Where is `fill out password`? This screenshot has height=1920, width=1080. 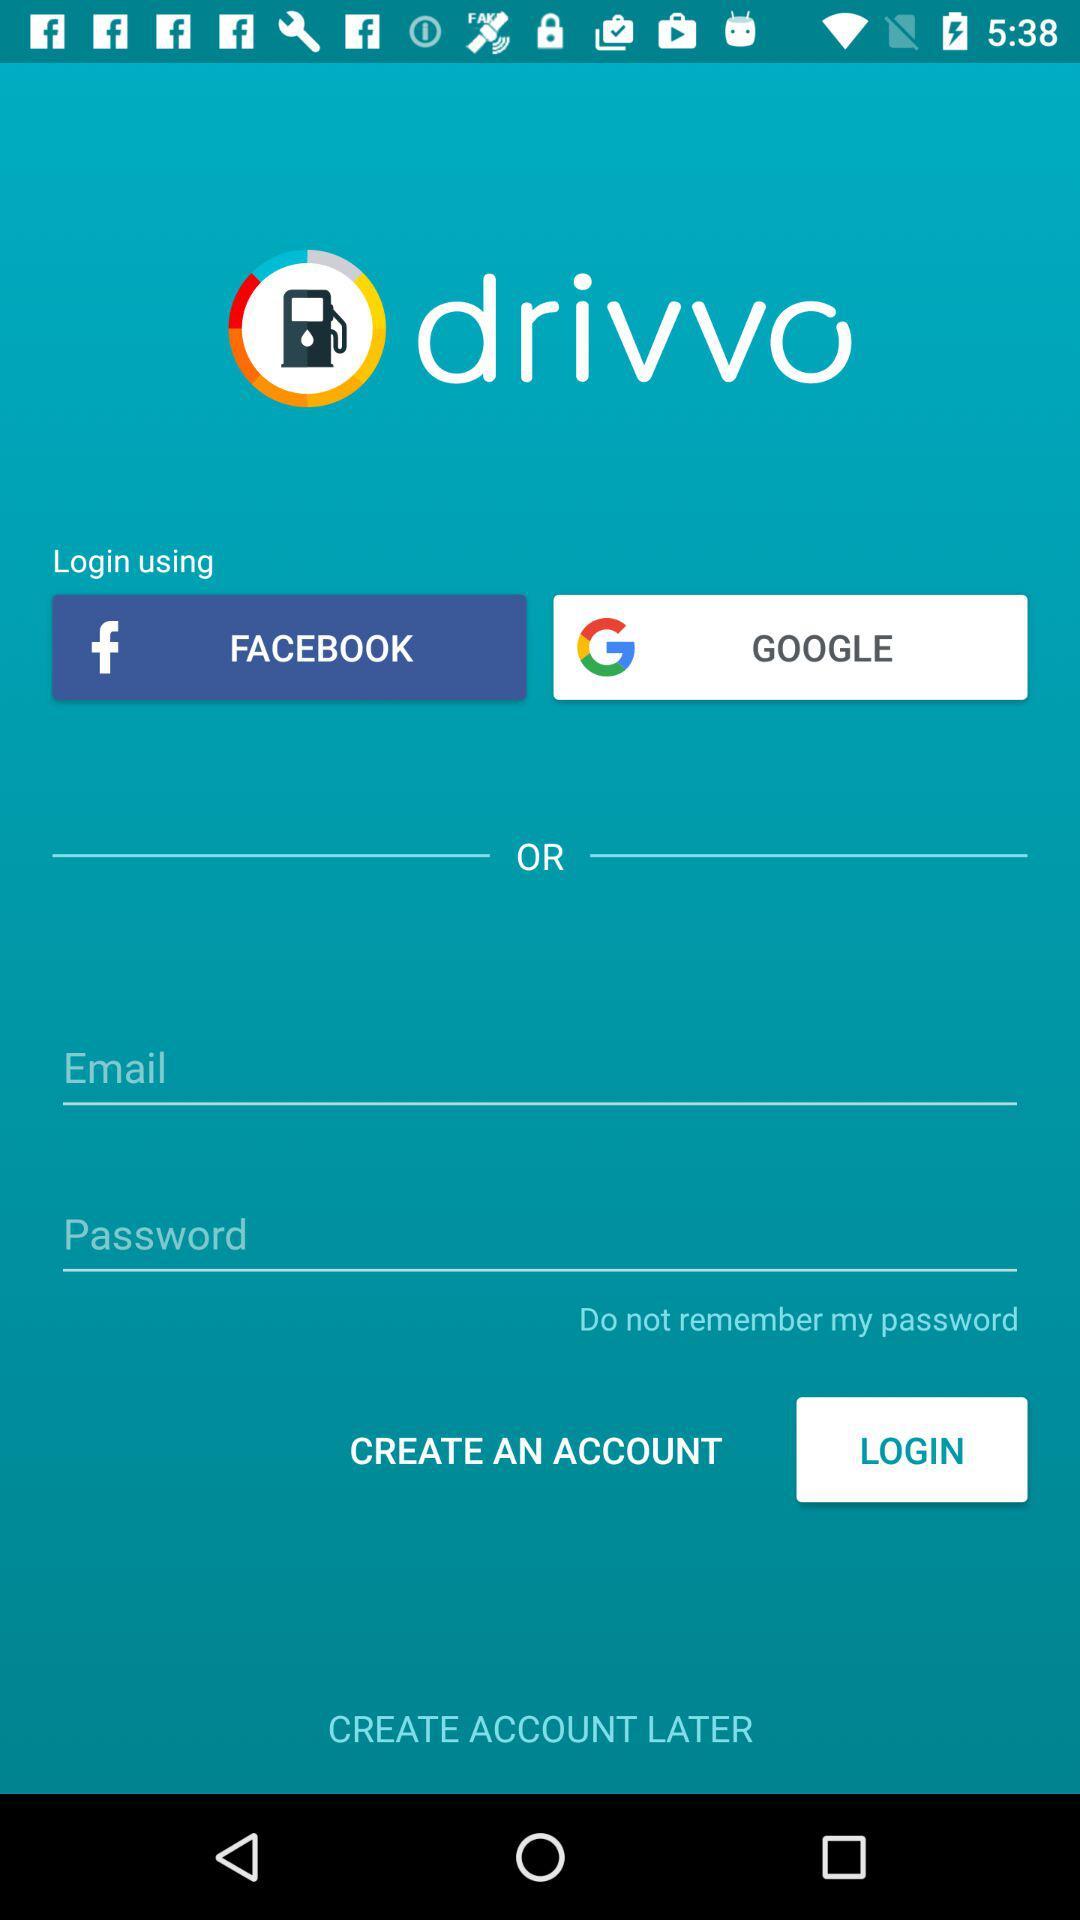
fill out password is located at coordinates (540, 1235).